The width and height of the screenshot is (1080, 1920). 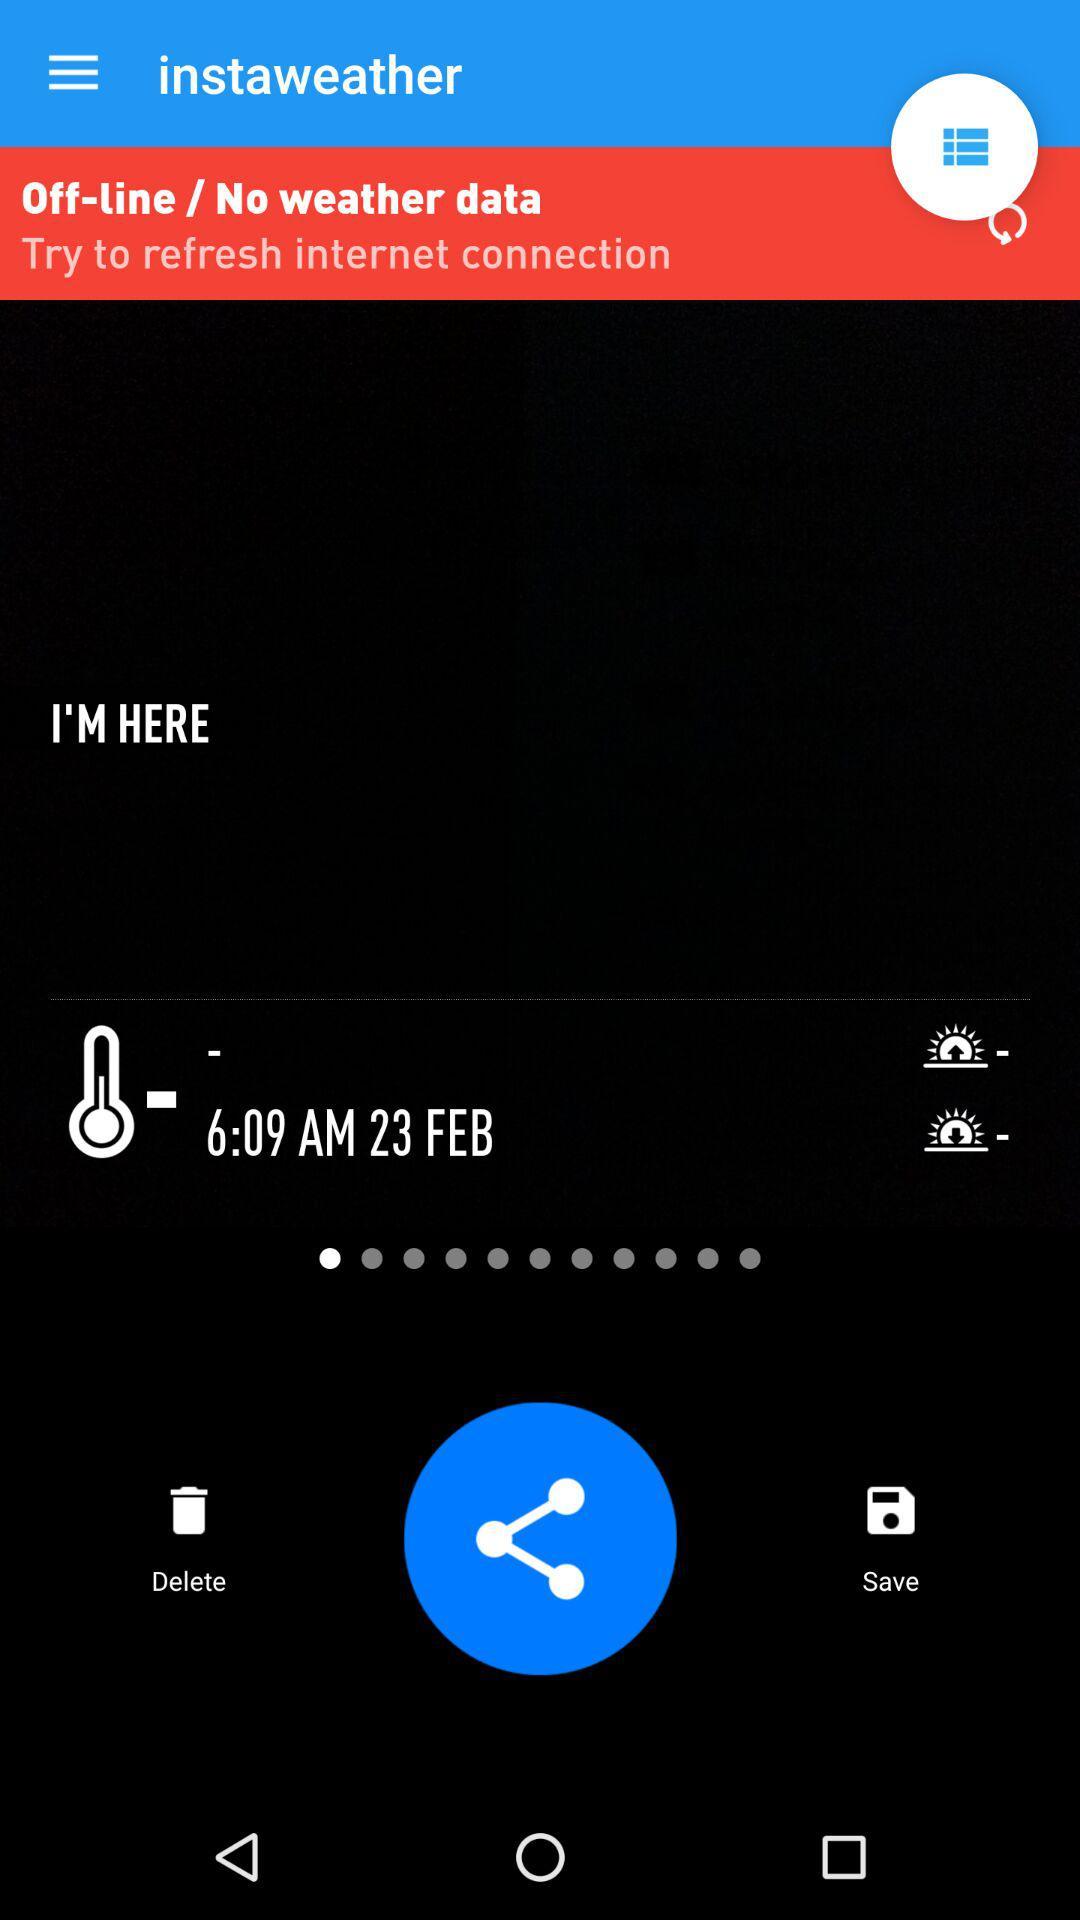 I want to click on app to the right of the instaweather item, so click(x=963, y=146).